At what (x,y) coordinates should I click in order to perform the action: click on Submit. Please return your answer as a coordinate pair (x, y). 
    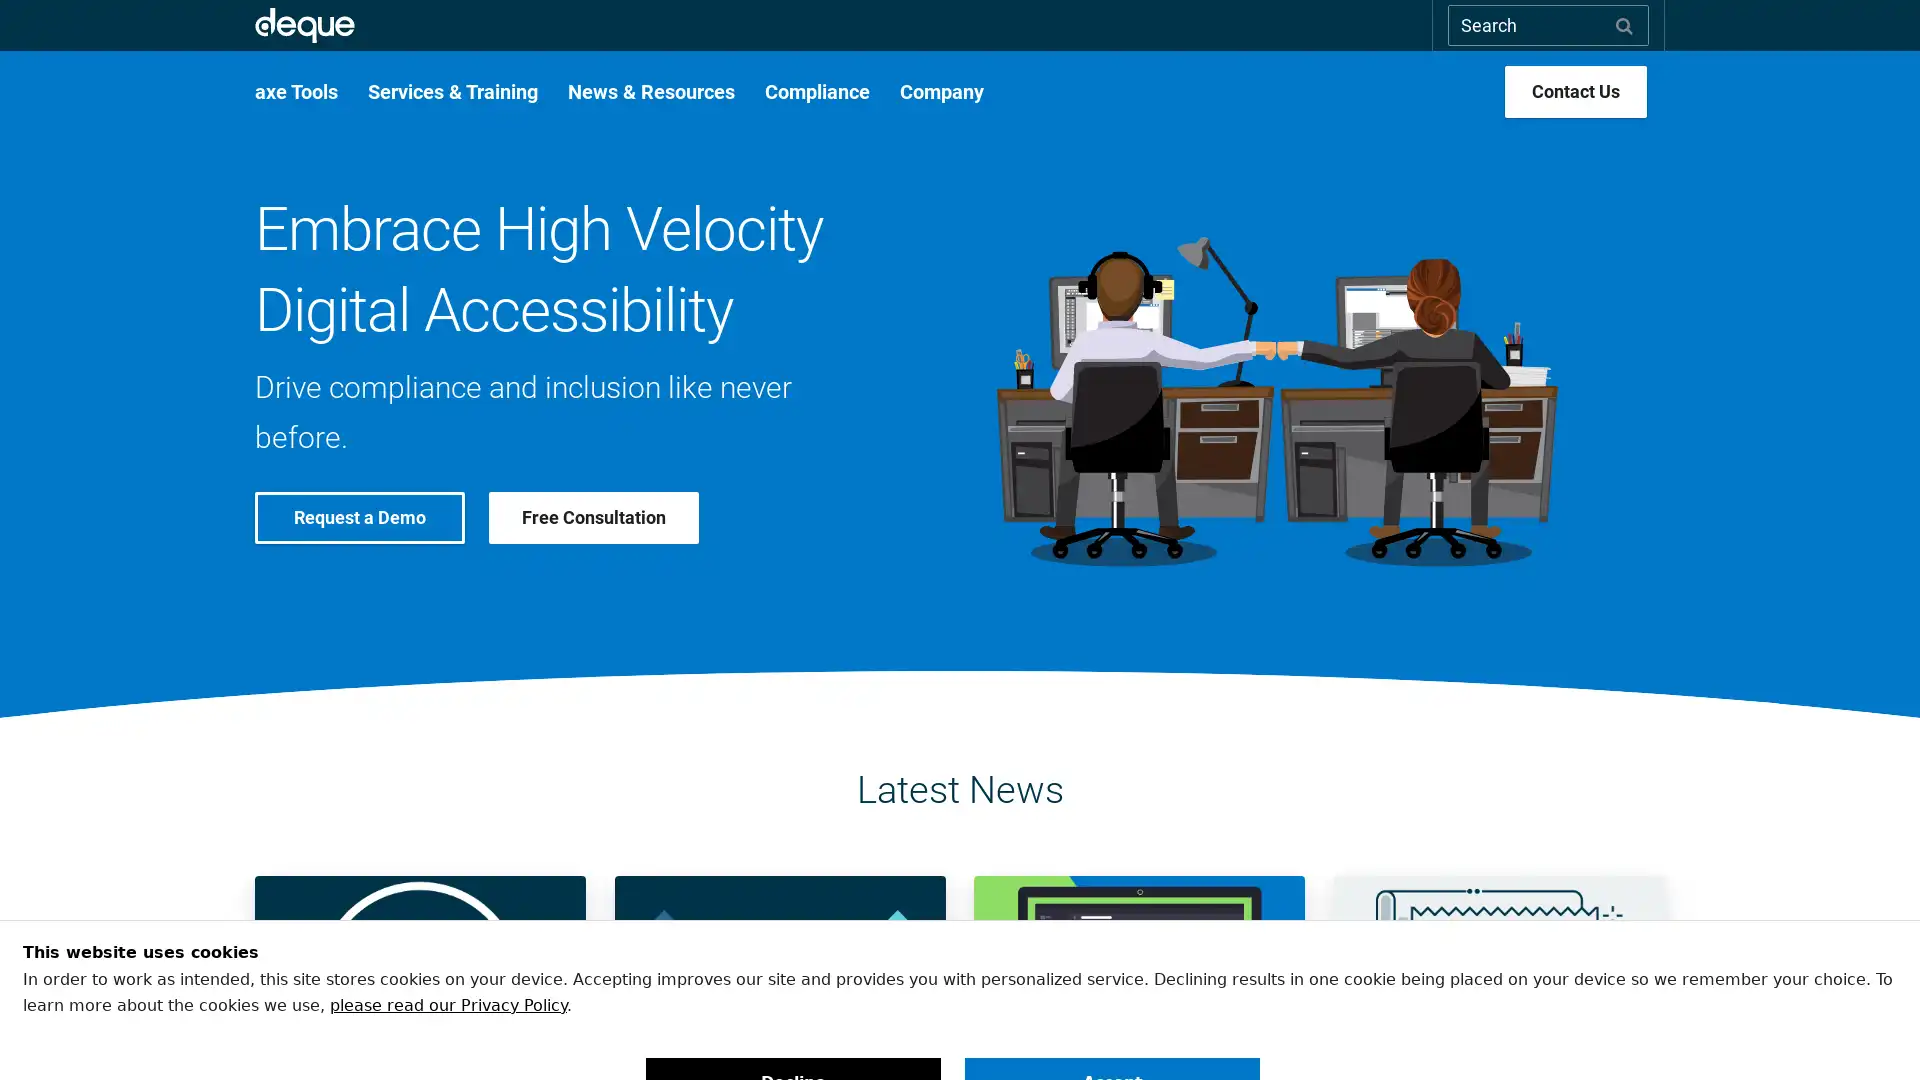
    Looking at the image, I should click on (1624, 24).